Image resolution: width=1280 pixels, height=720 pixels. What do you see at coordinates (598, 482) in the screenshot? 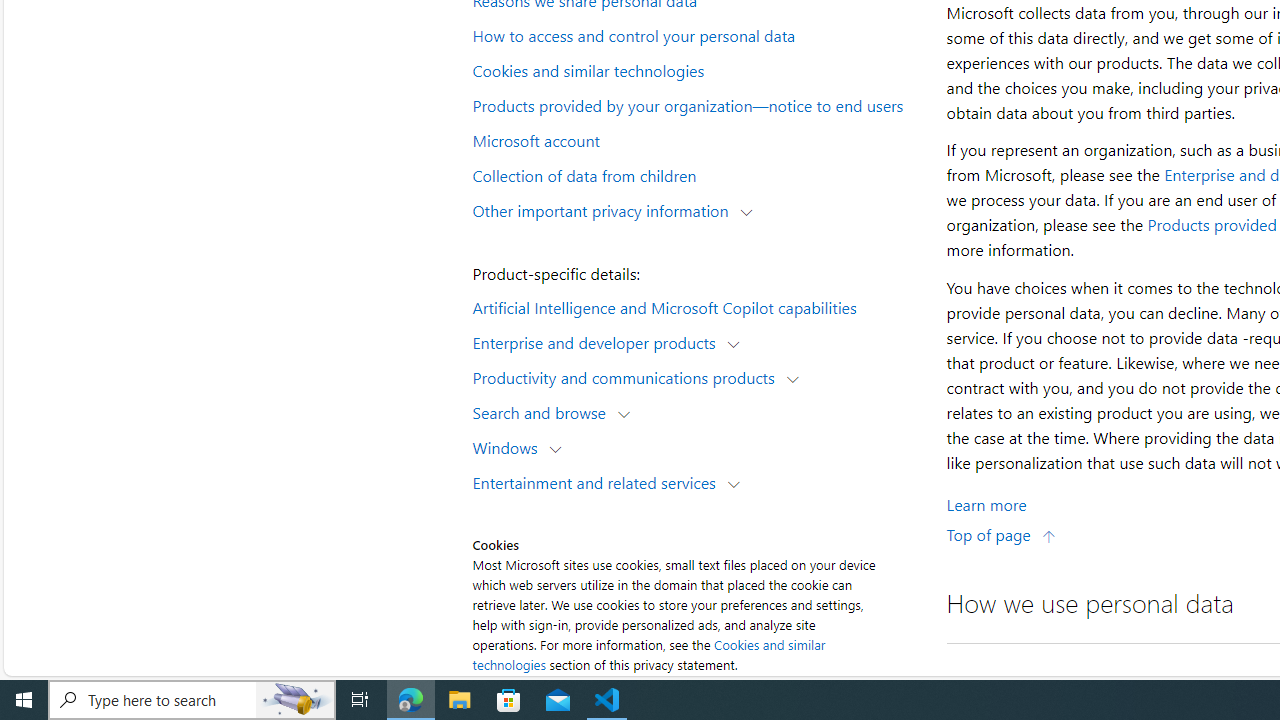
I see `'Entertainment and related services'` at bounding box center [598, 482].